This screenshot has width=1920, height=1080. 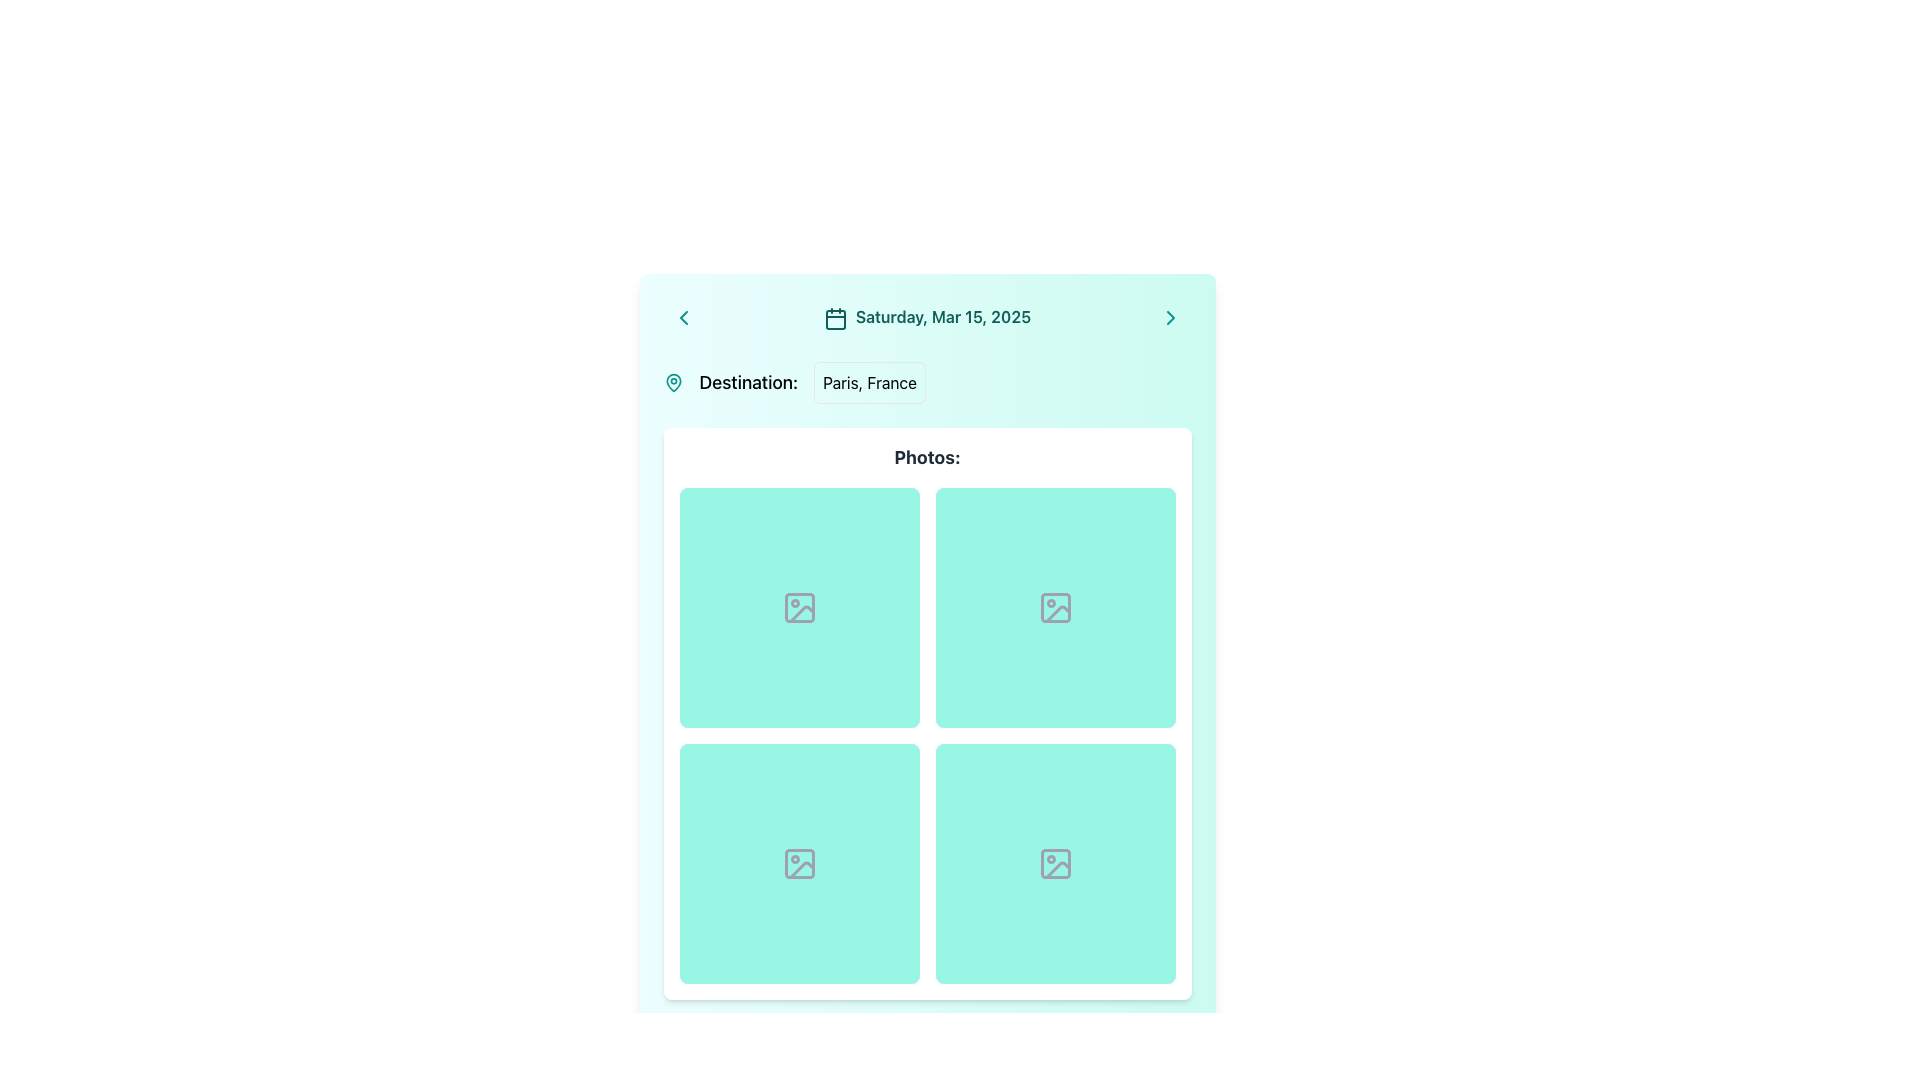 What do you see at coordinates (798, 607) in the screenshot?
I see `the graphic icon located in the upper-left cell of the four-cell image grid in the 'Photos' section` at bounding box center [798, 607].